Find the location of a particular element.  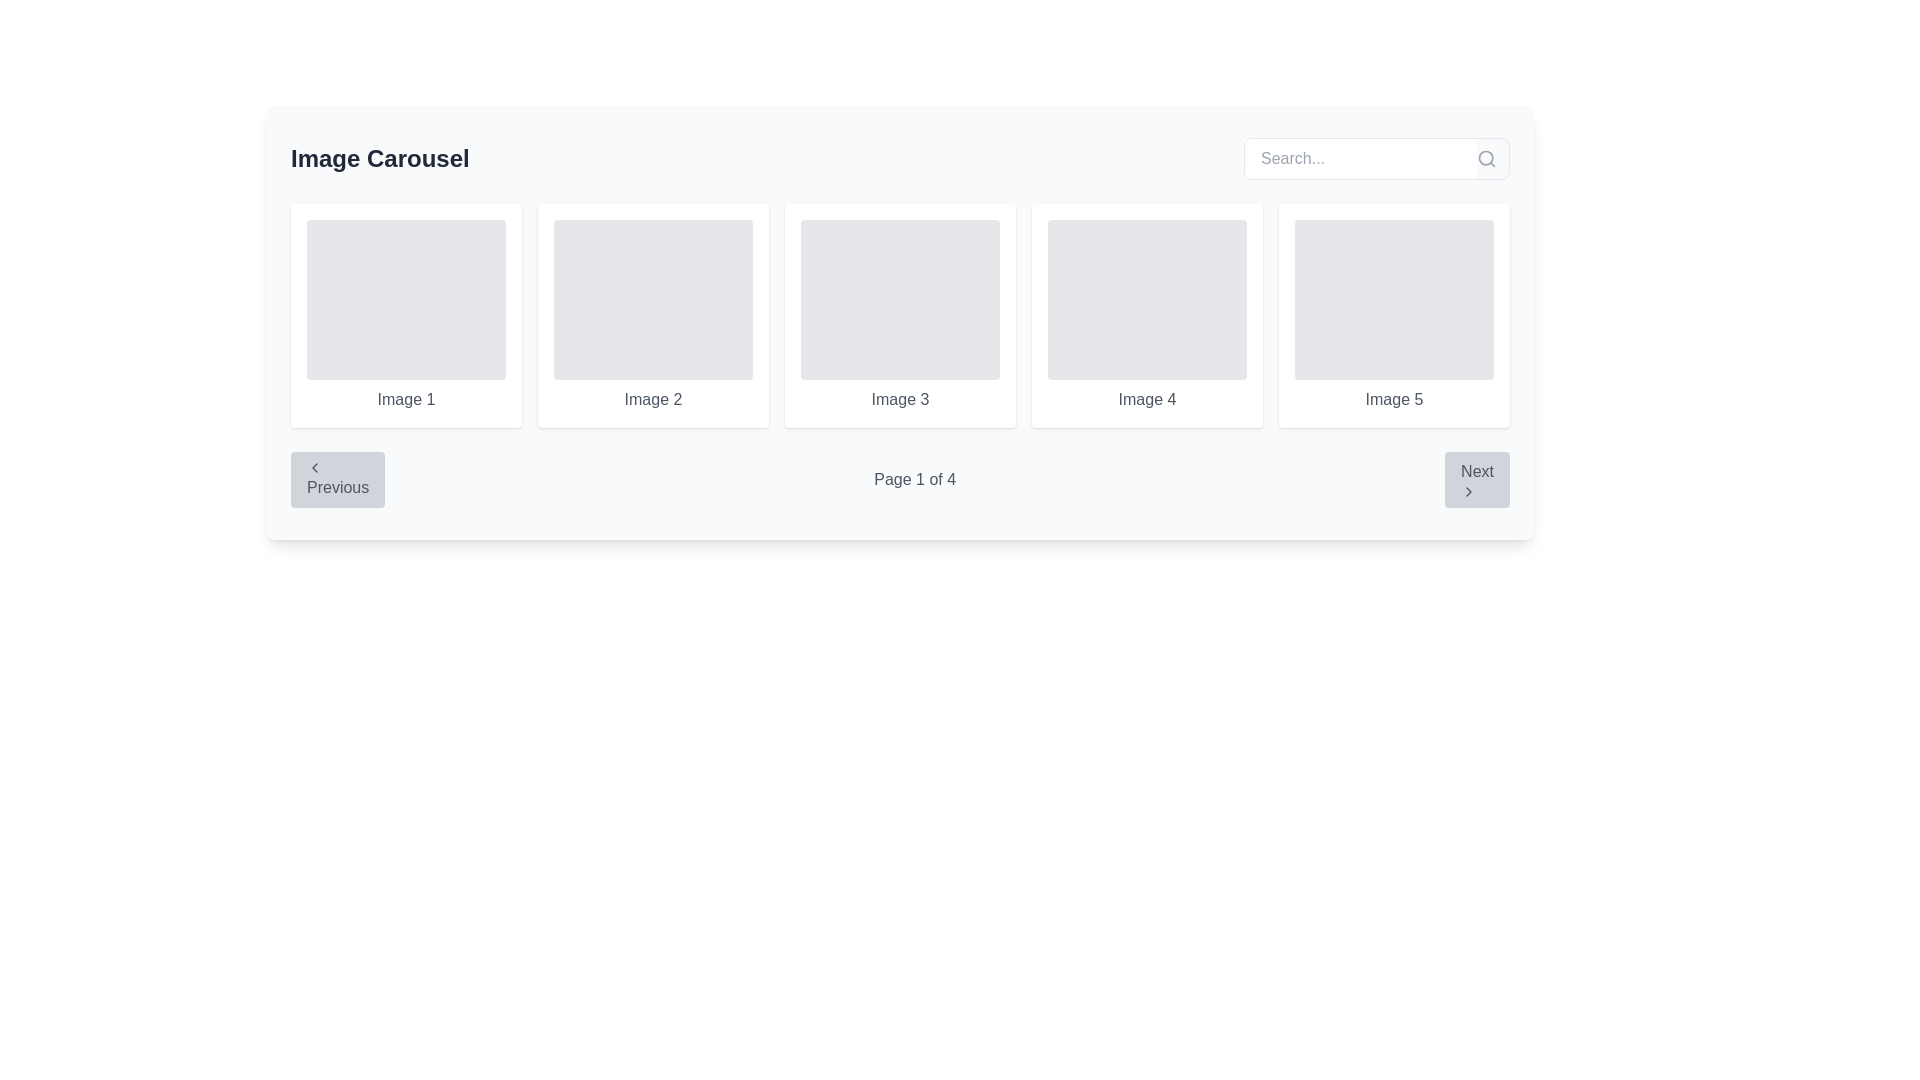

the chevron icon within the 'Next' button located at the bottom-right corner of the image carousel is located at coordinates (1468, 492).